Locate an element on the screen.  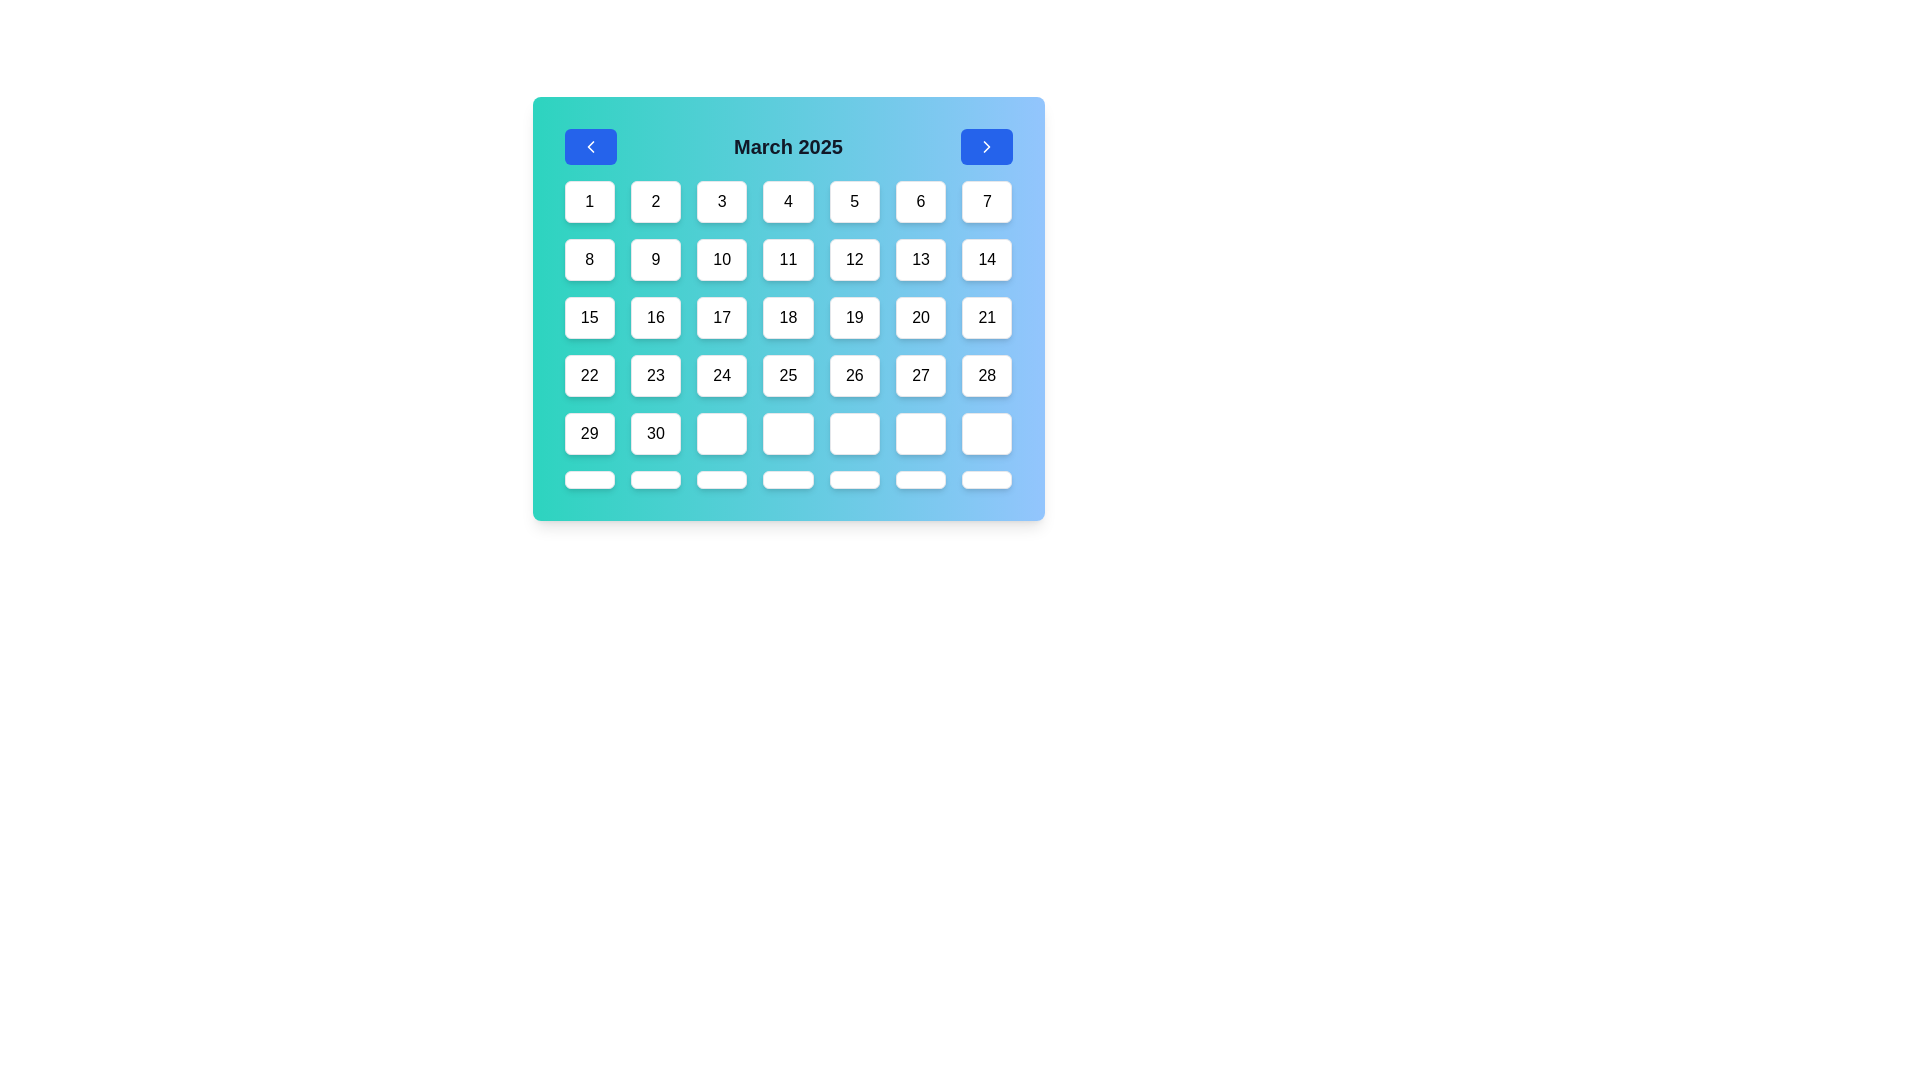
the chevron-shaped arrow icon within the blue rounded square button located on the top-right of the calendar header is located at coordinates (986, 145).